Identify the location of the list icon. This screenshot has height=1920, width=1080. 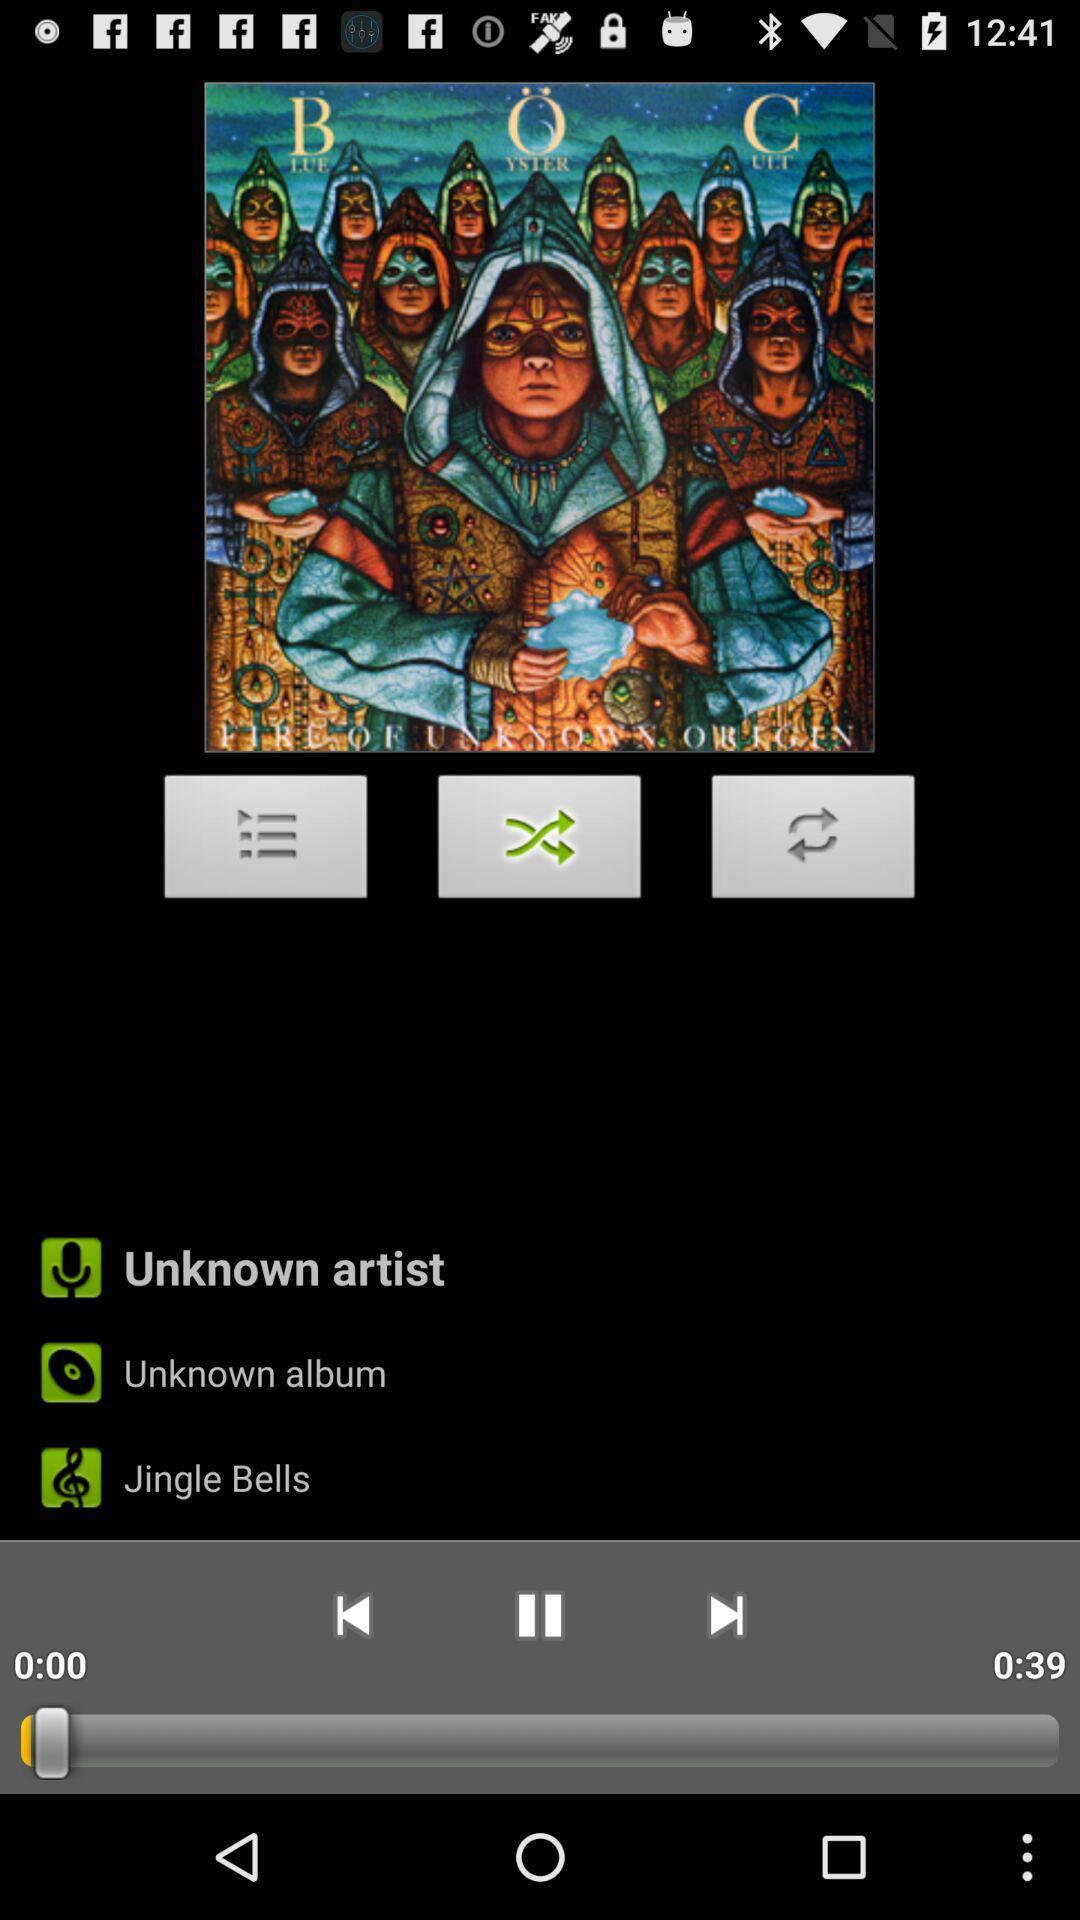
(265, 900).